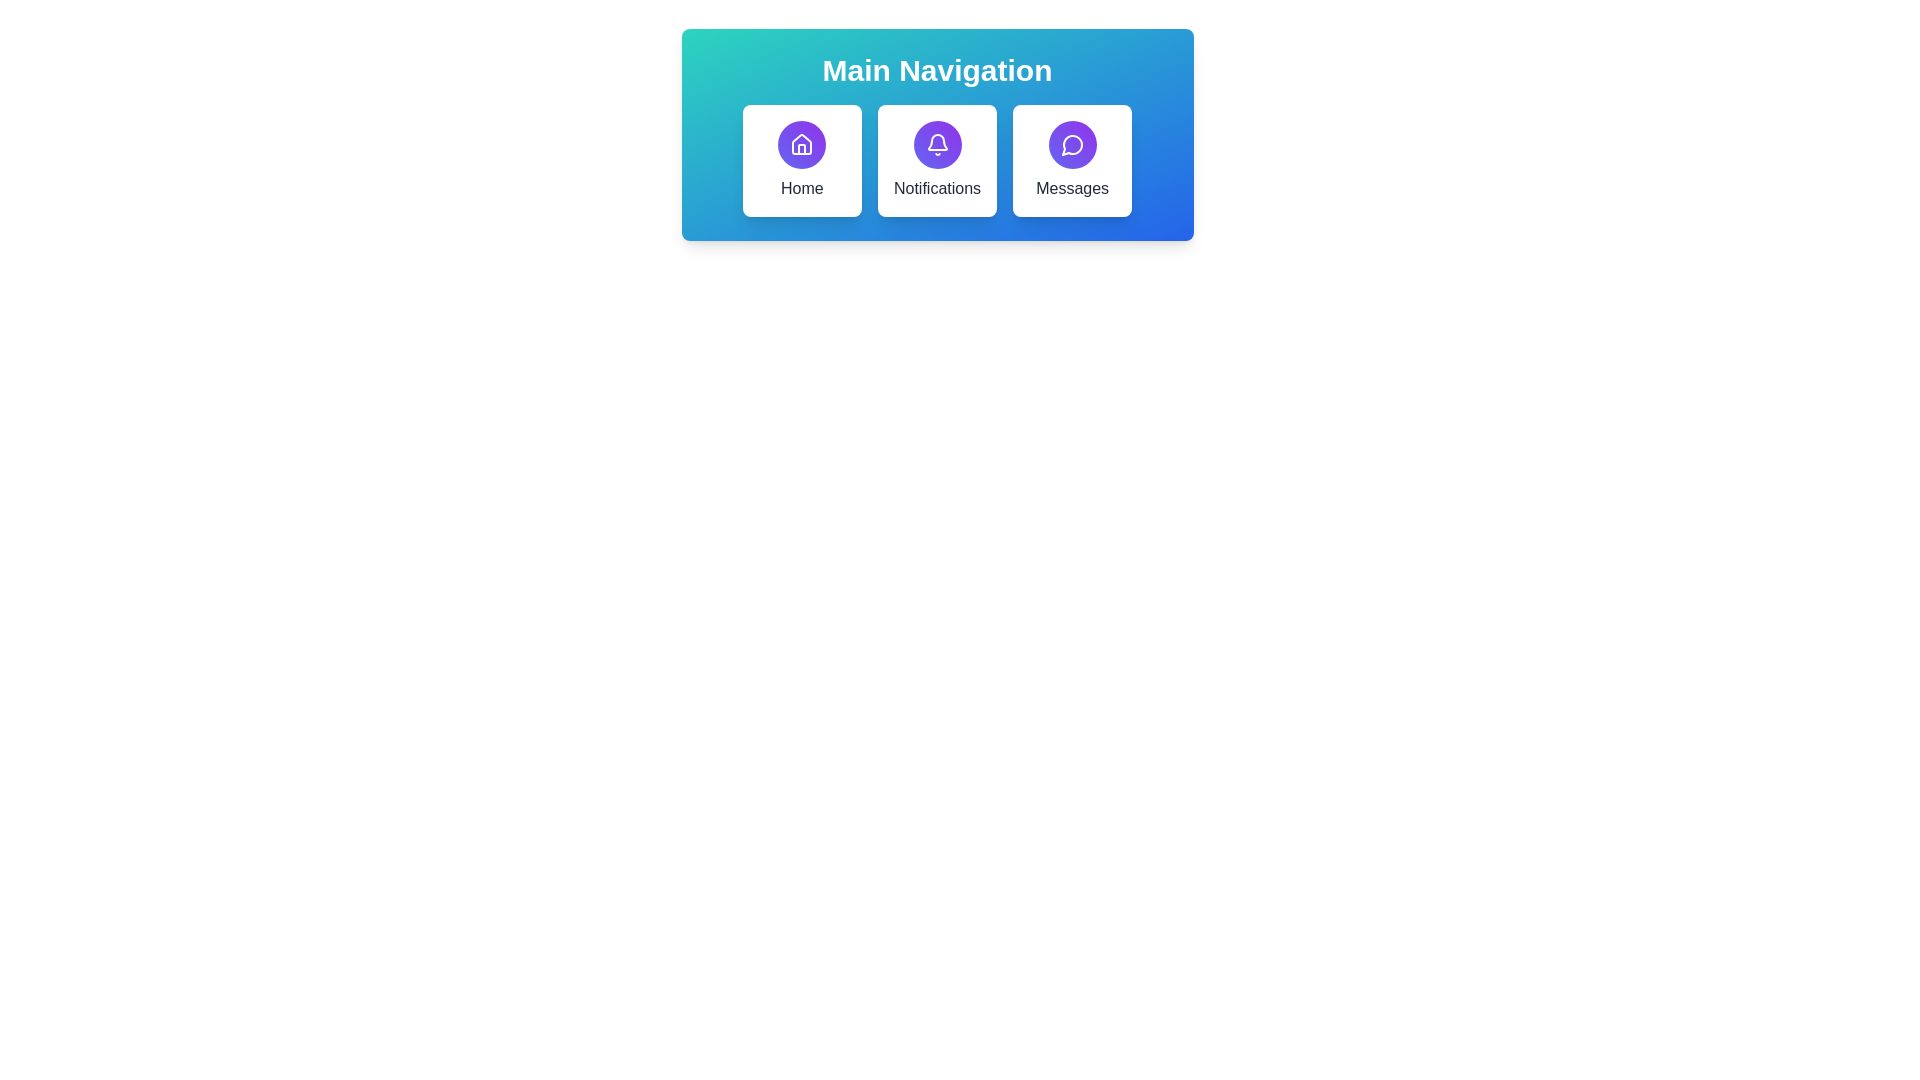 The height and width of the screenshot is (1080, 1920). Describe the element at coordinates (802, 144) in the screenshot. I see `the 'Home' icon, which is the leftmost circular icon in the 'Main Navigation' card` at that location.